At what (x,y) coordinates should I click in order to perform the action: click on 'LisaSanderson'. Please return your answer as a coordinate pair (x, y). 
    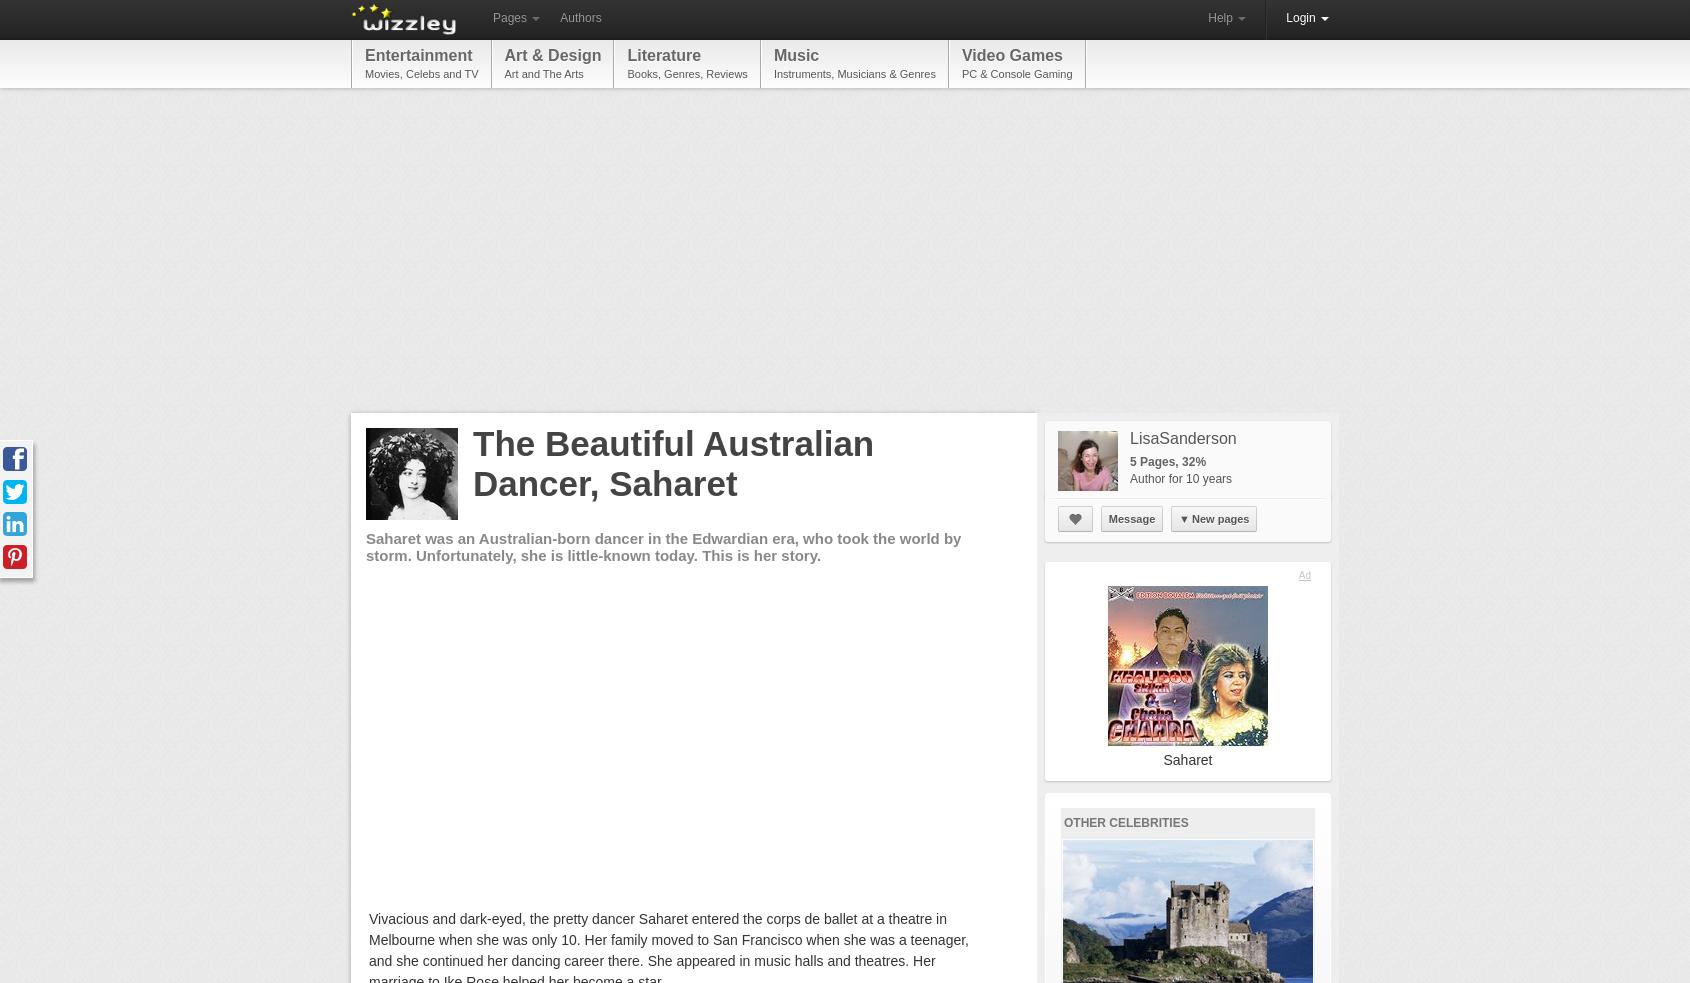
    Looking at the image, I should click on (1183, 436).